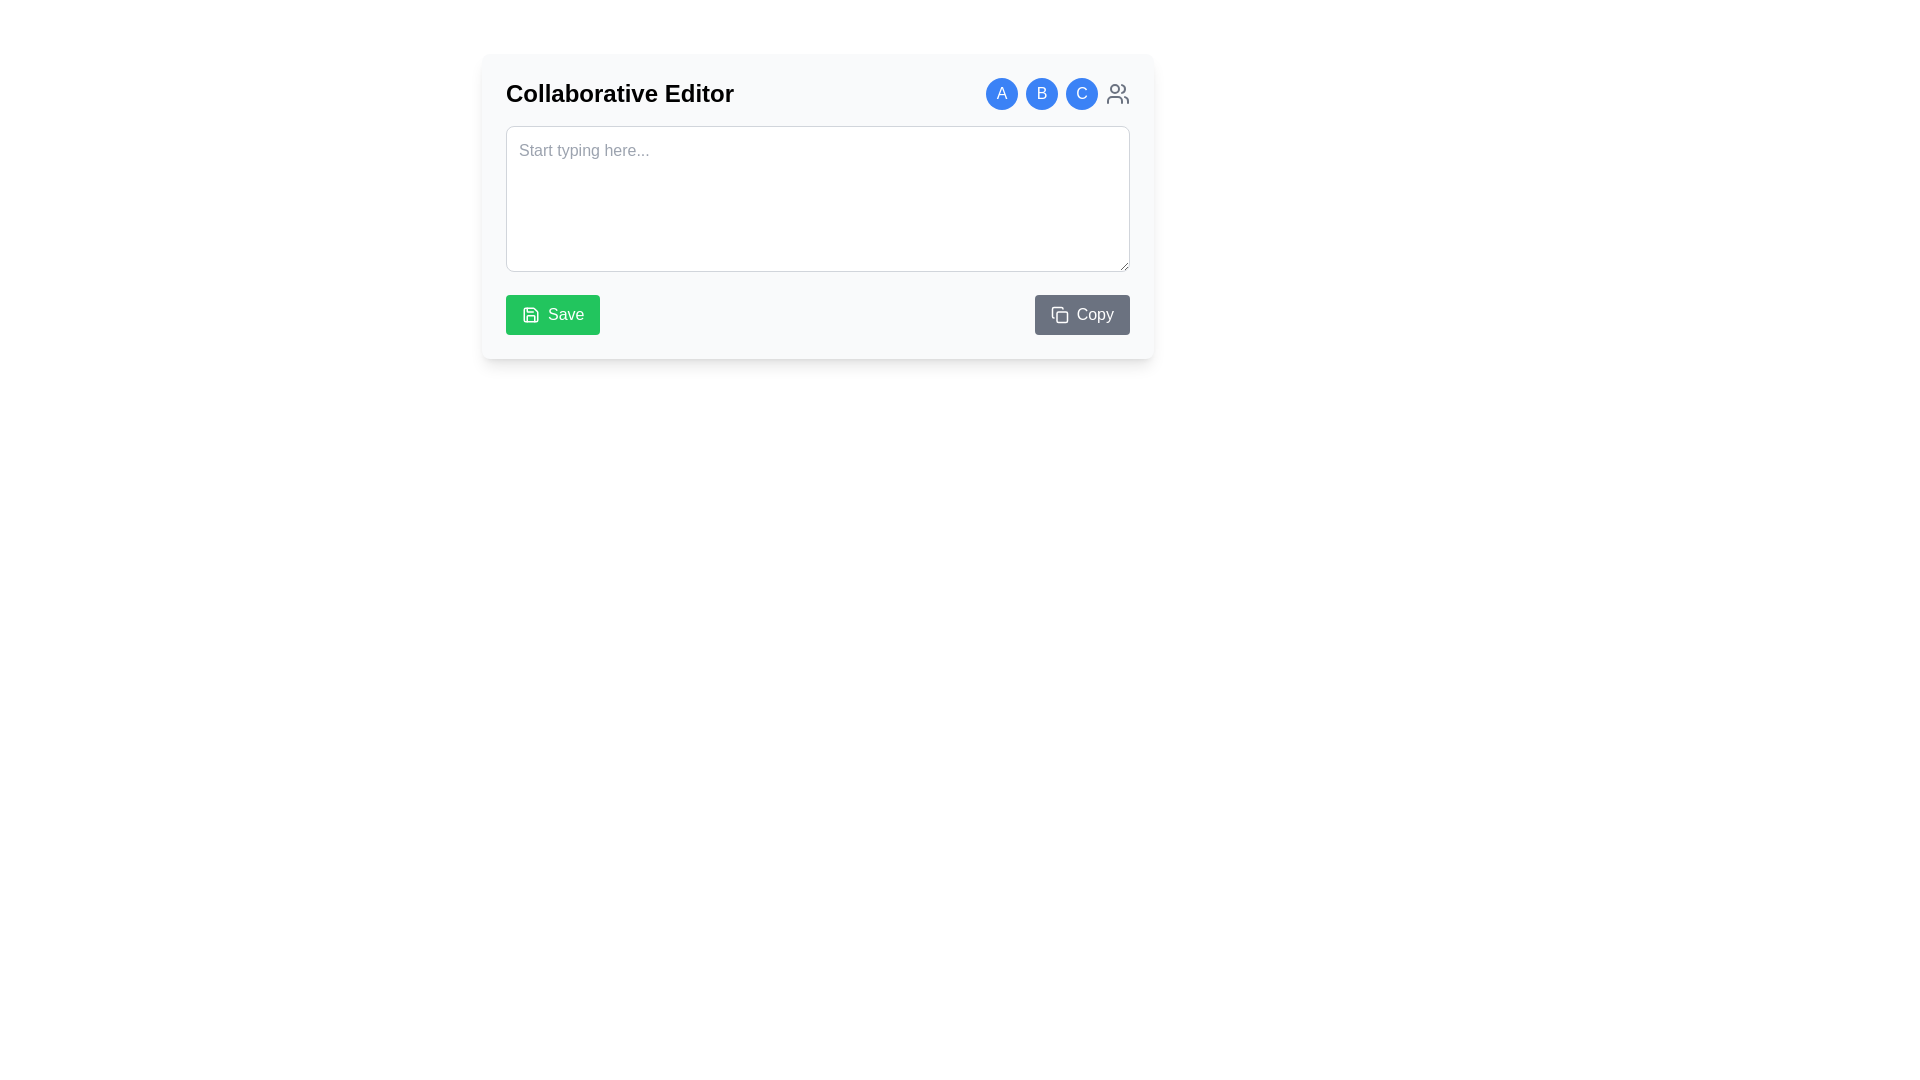 The image size is (1920, 1080). I want to click on the floppy disk icon with a green background and white stroke, located within the 'Save' button in the bottom-left section of the Collaborative Editor interface, so click(531, 315).